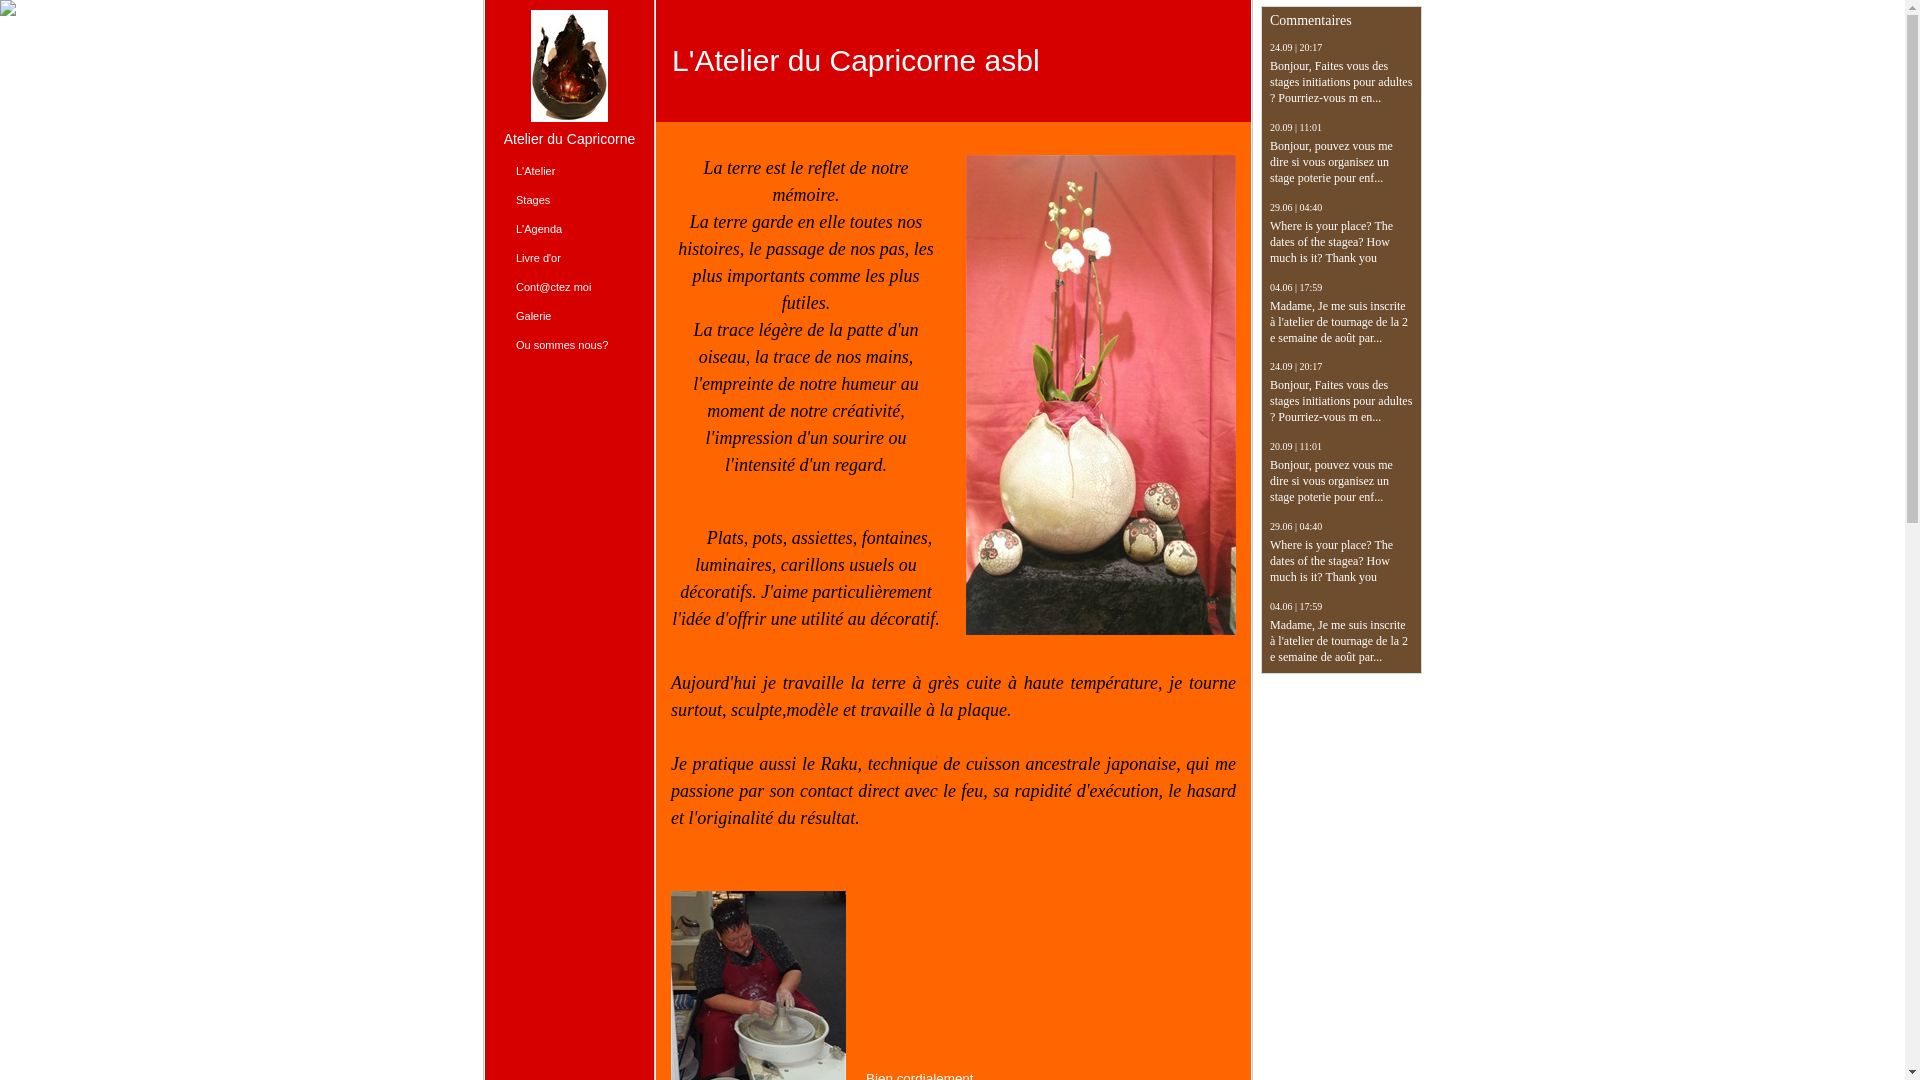 The image size is (1920, 1080). I want to click on 'Cont@ctez moi', so click(568, 286).